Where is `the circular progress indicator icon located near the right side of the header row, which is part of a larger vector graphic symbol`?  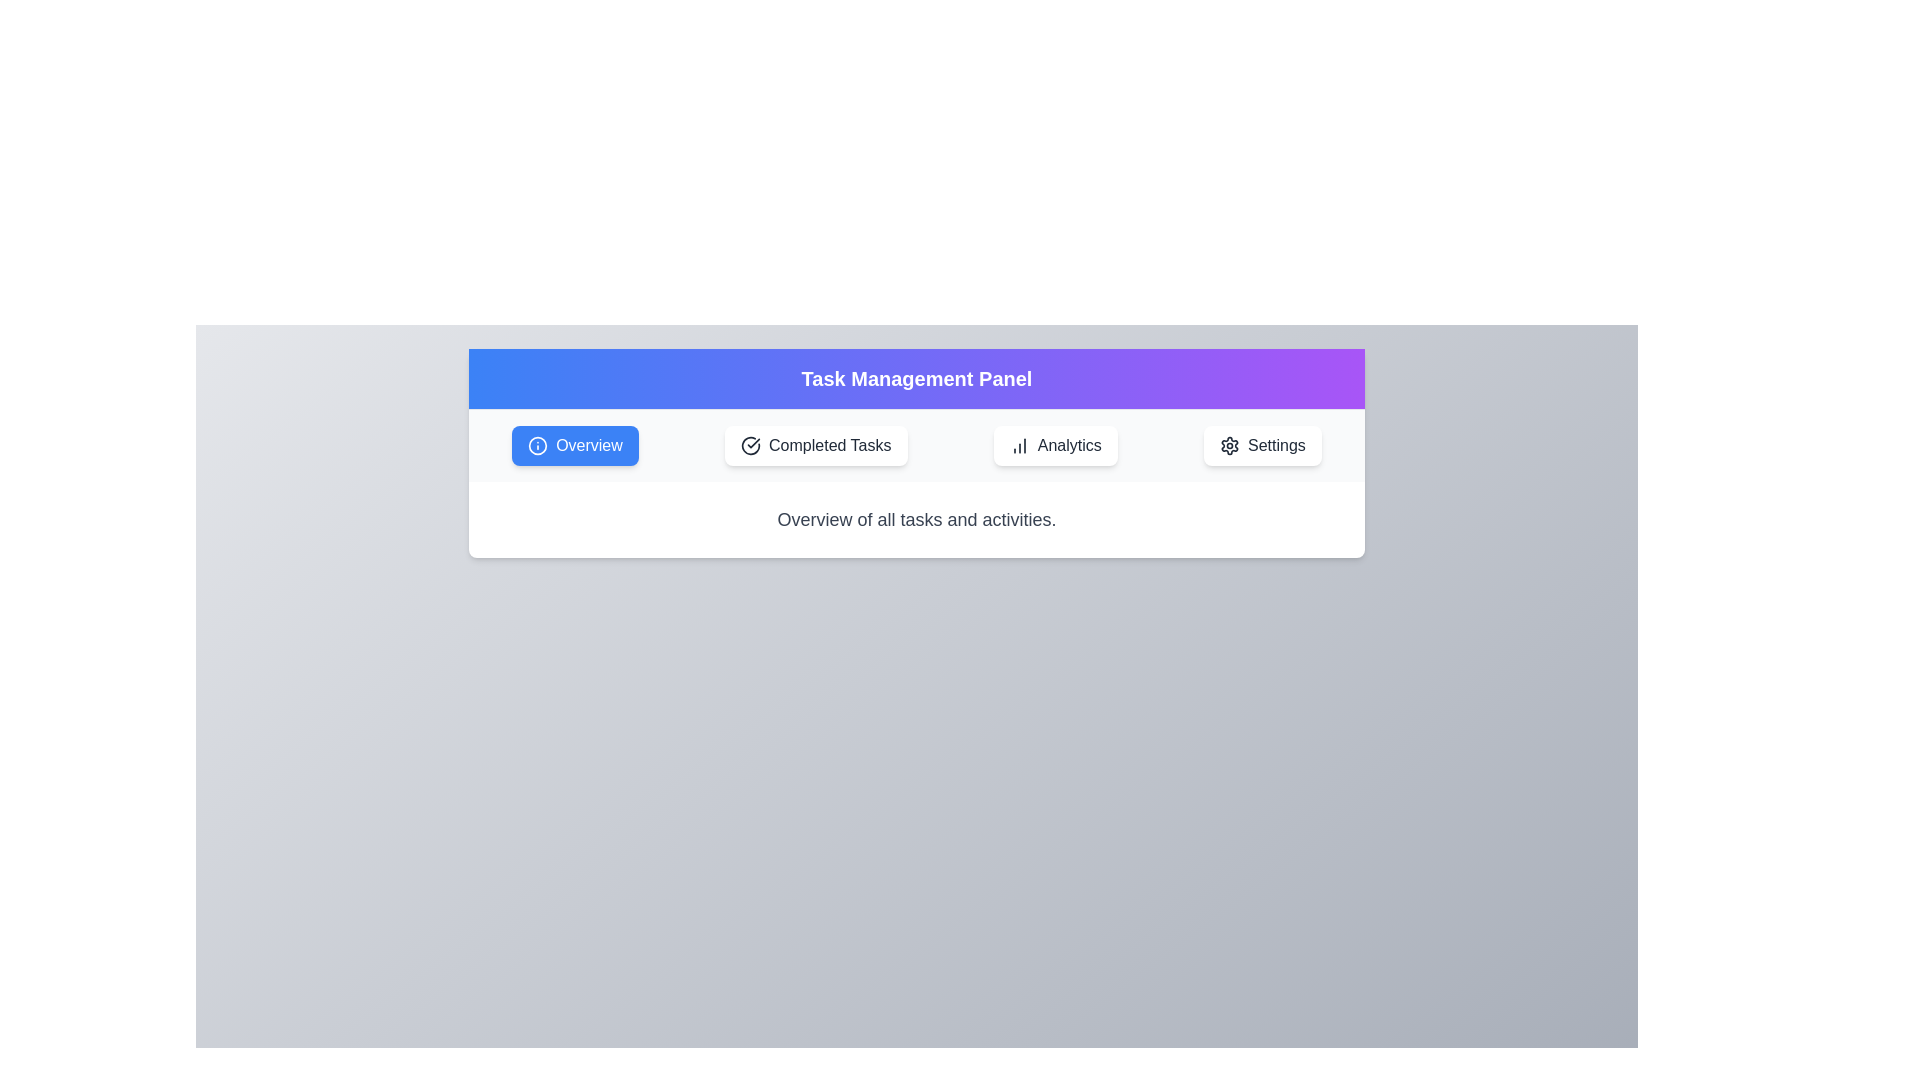 the circular progress indicator icon located near the right side of the header row, which is part of a larger vector graphic symbol is located at coordinates (750, 445).